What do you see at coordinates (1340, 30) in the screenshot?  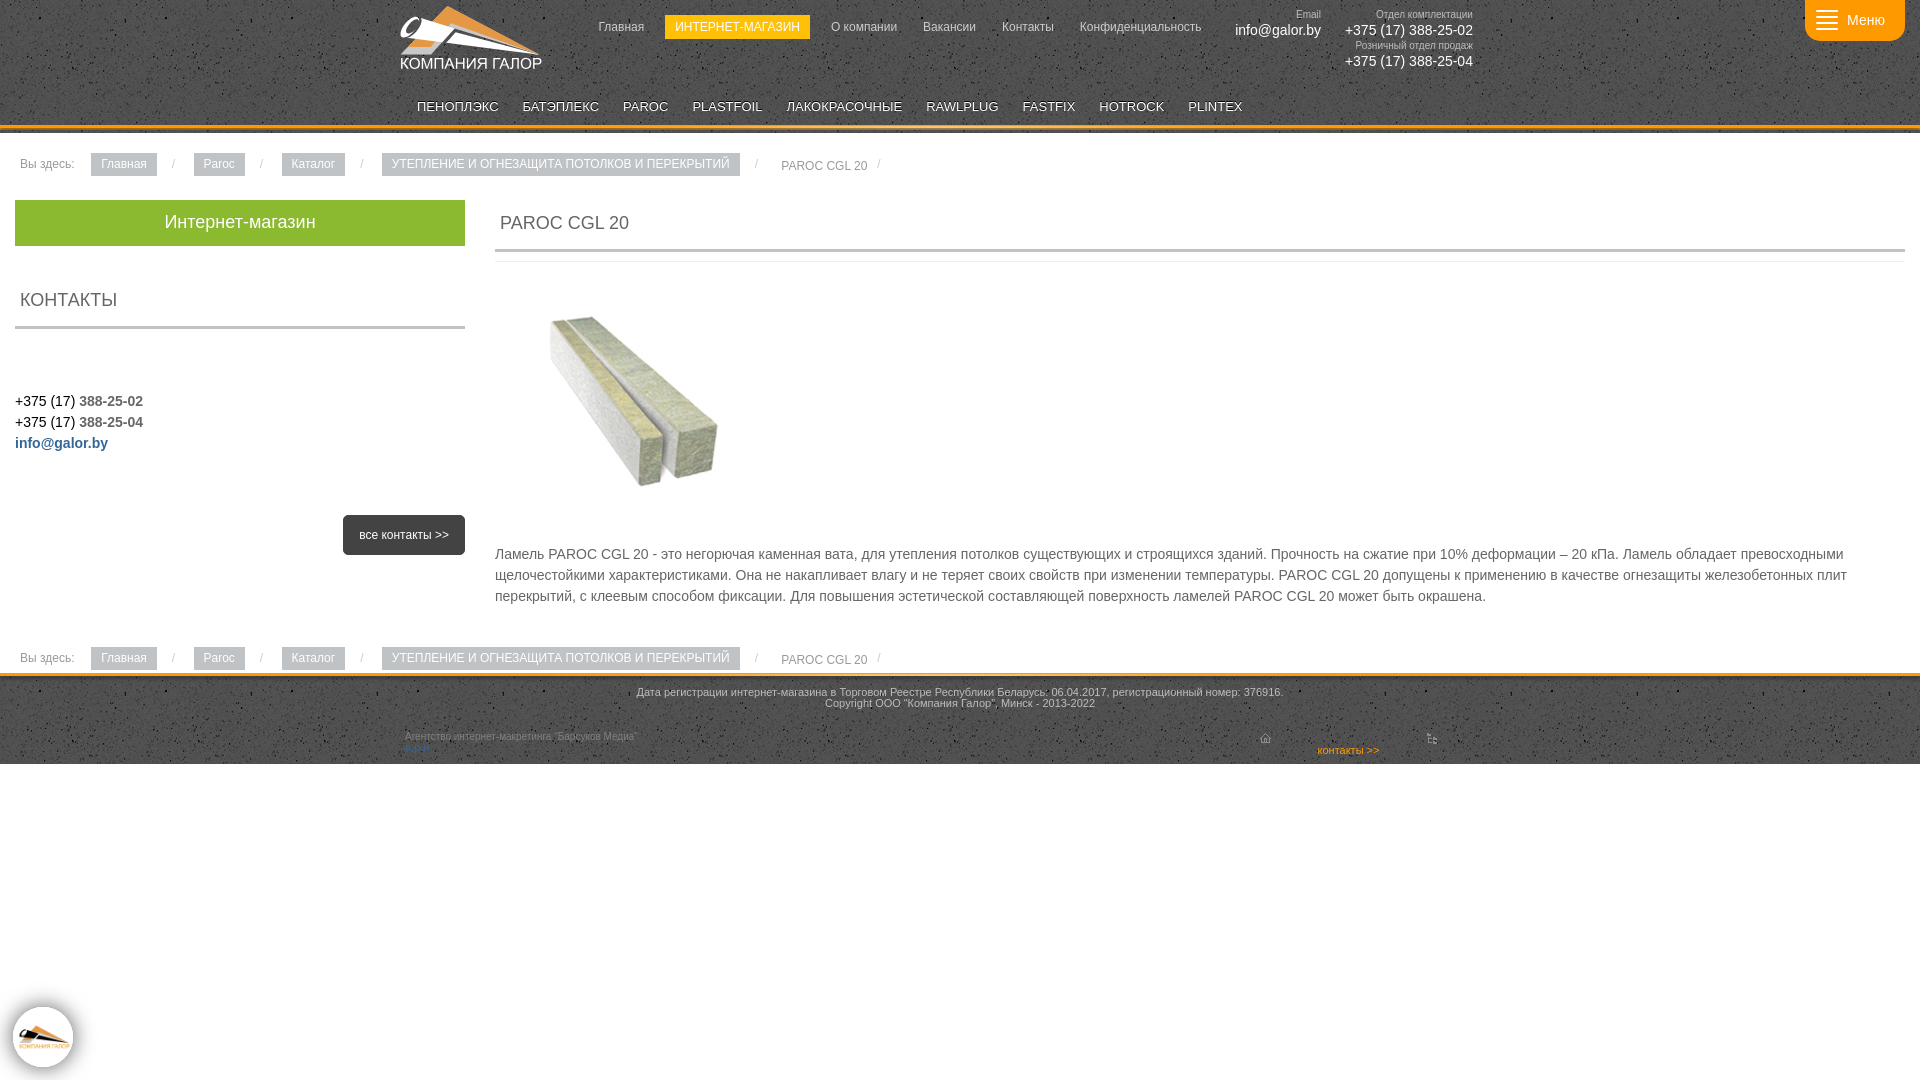 I see `' +375 (17) 388-25-02'` at bounding box center [1340, 30].